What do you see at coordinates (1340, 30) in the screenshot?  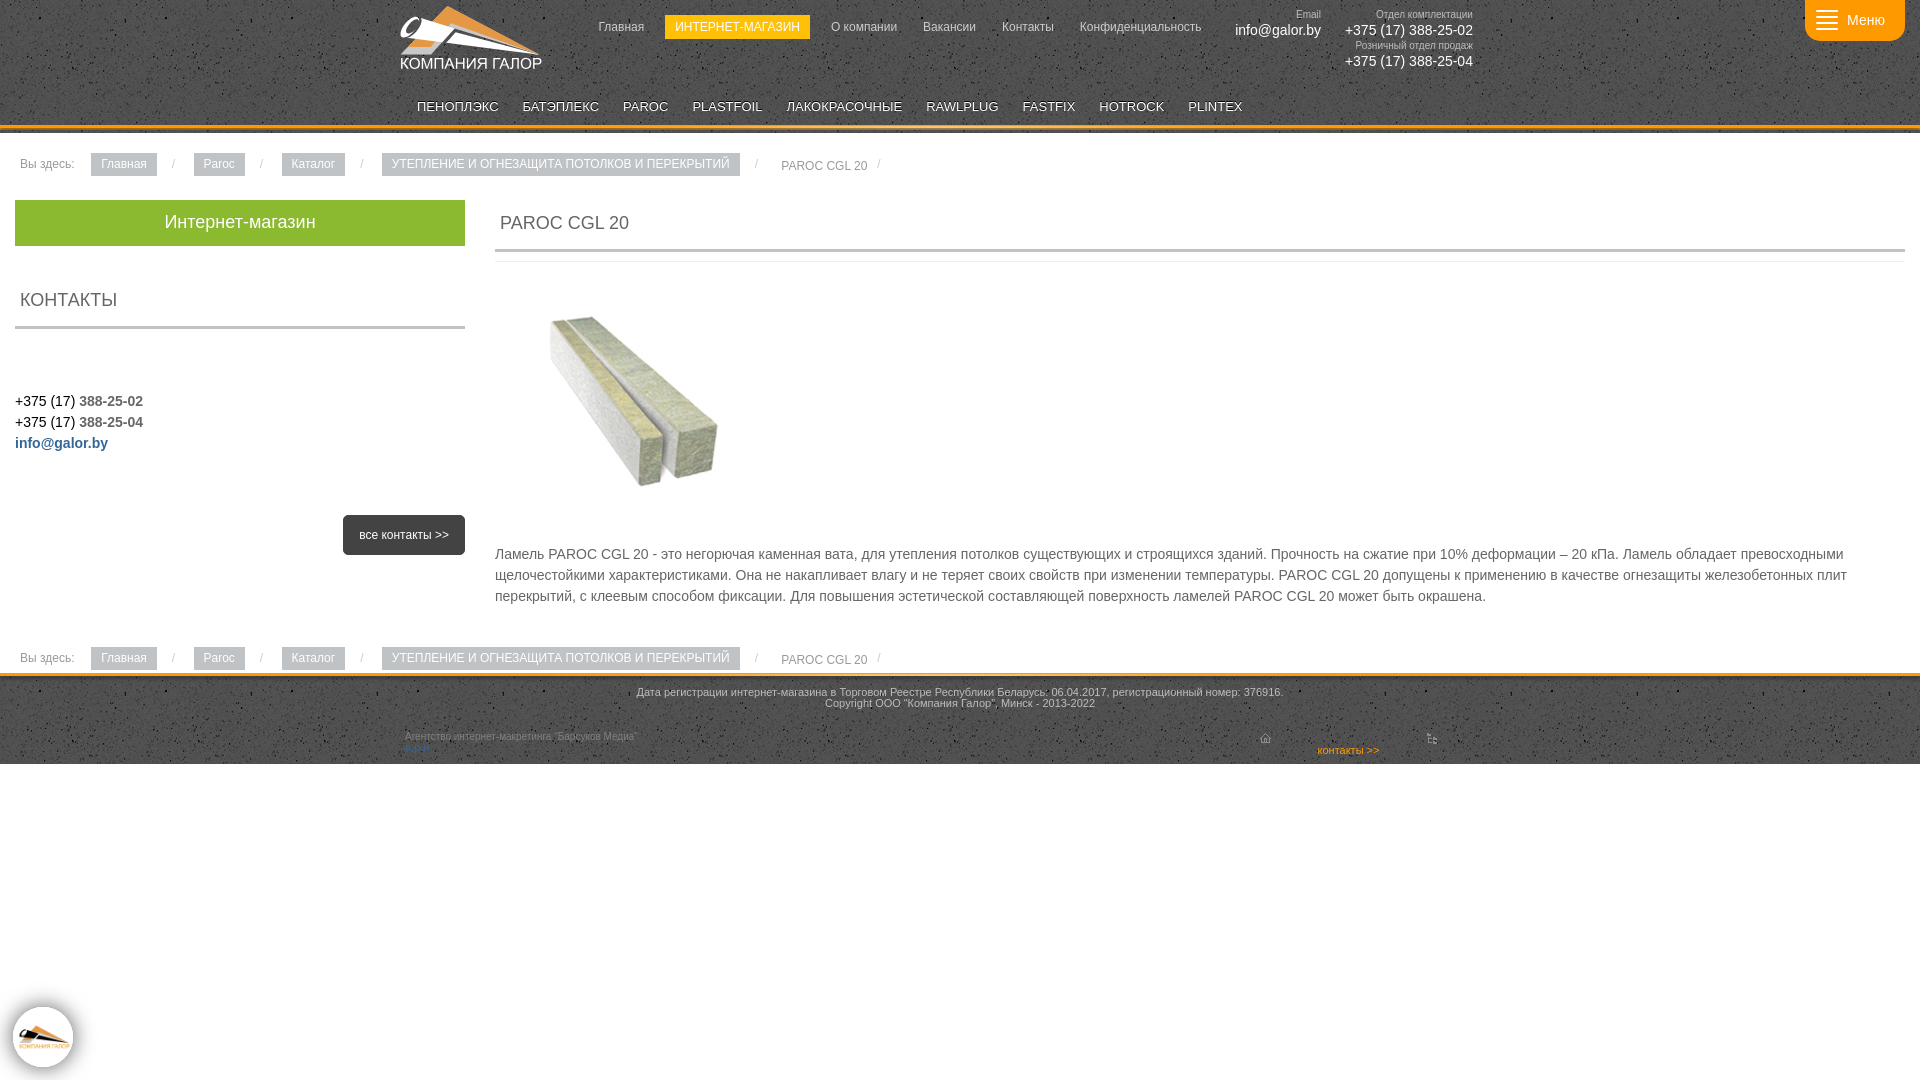 I see `' +375 (17) 388-25-02'` at bounding box center [1340, 30].